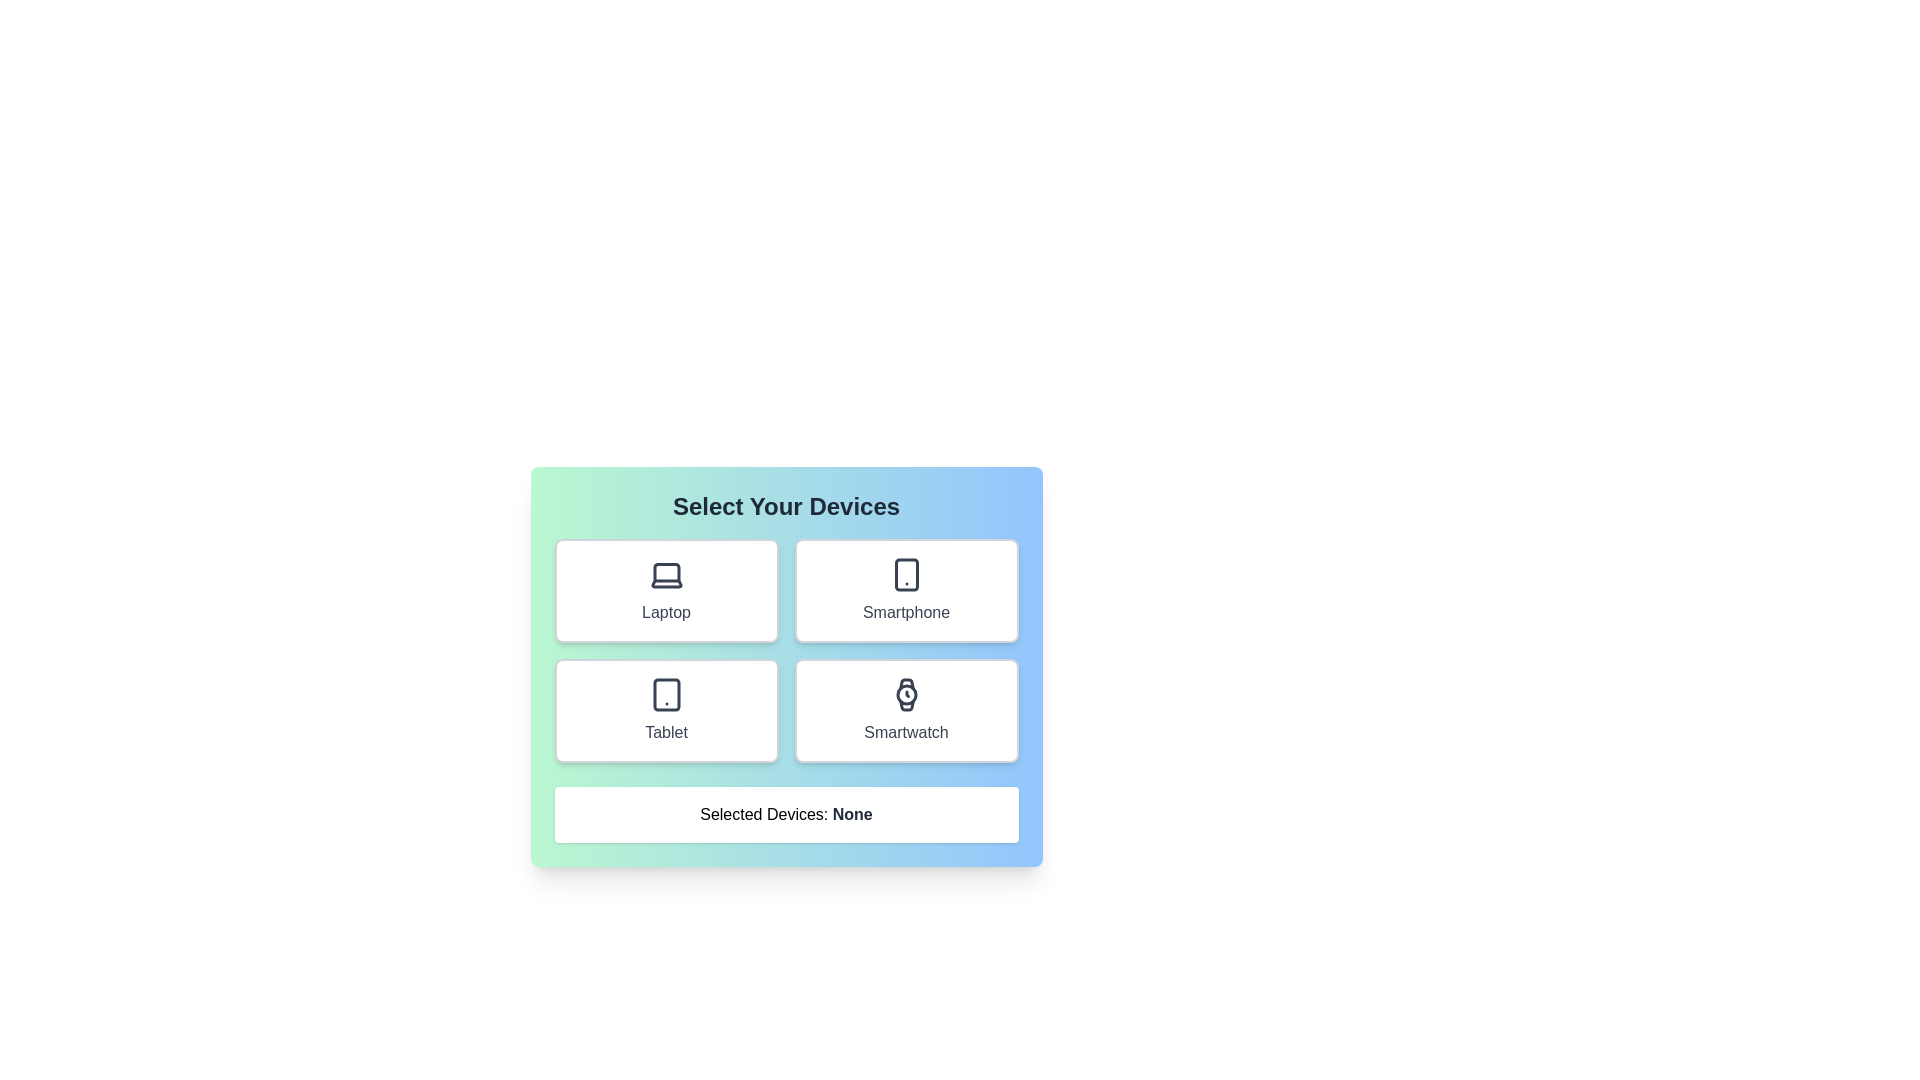  I want to click on the Smartphone button to observe its hover effect, so click(905, 589).